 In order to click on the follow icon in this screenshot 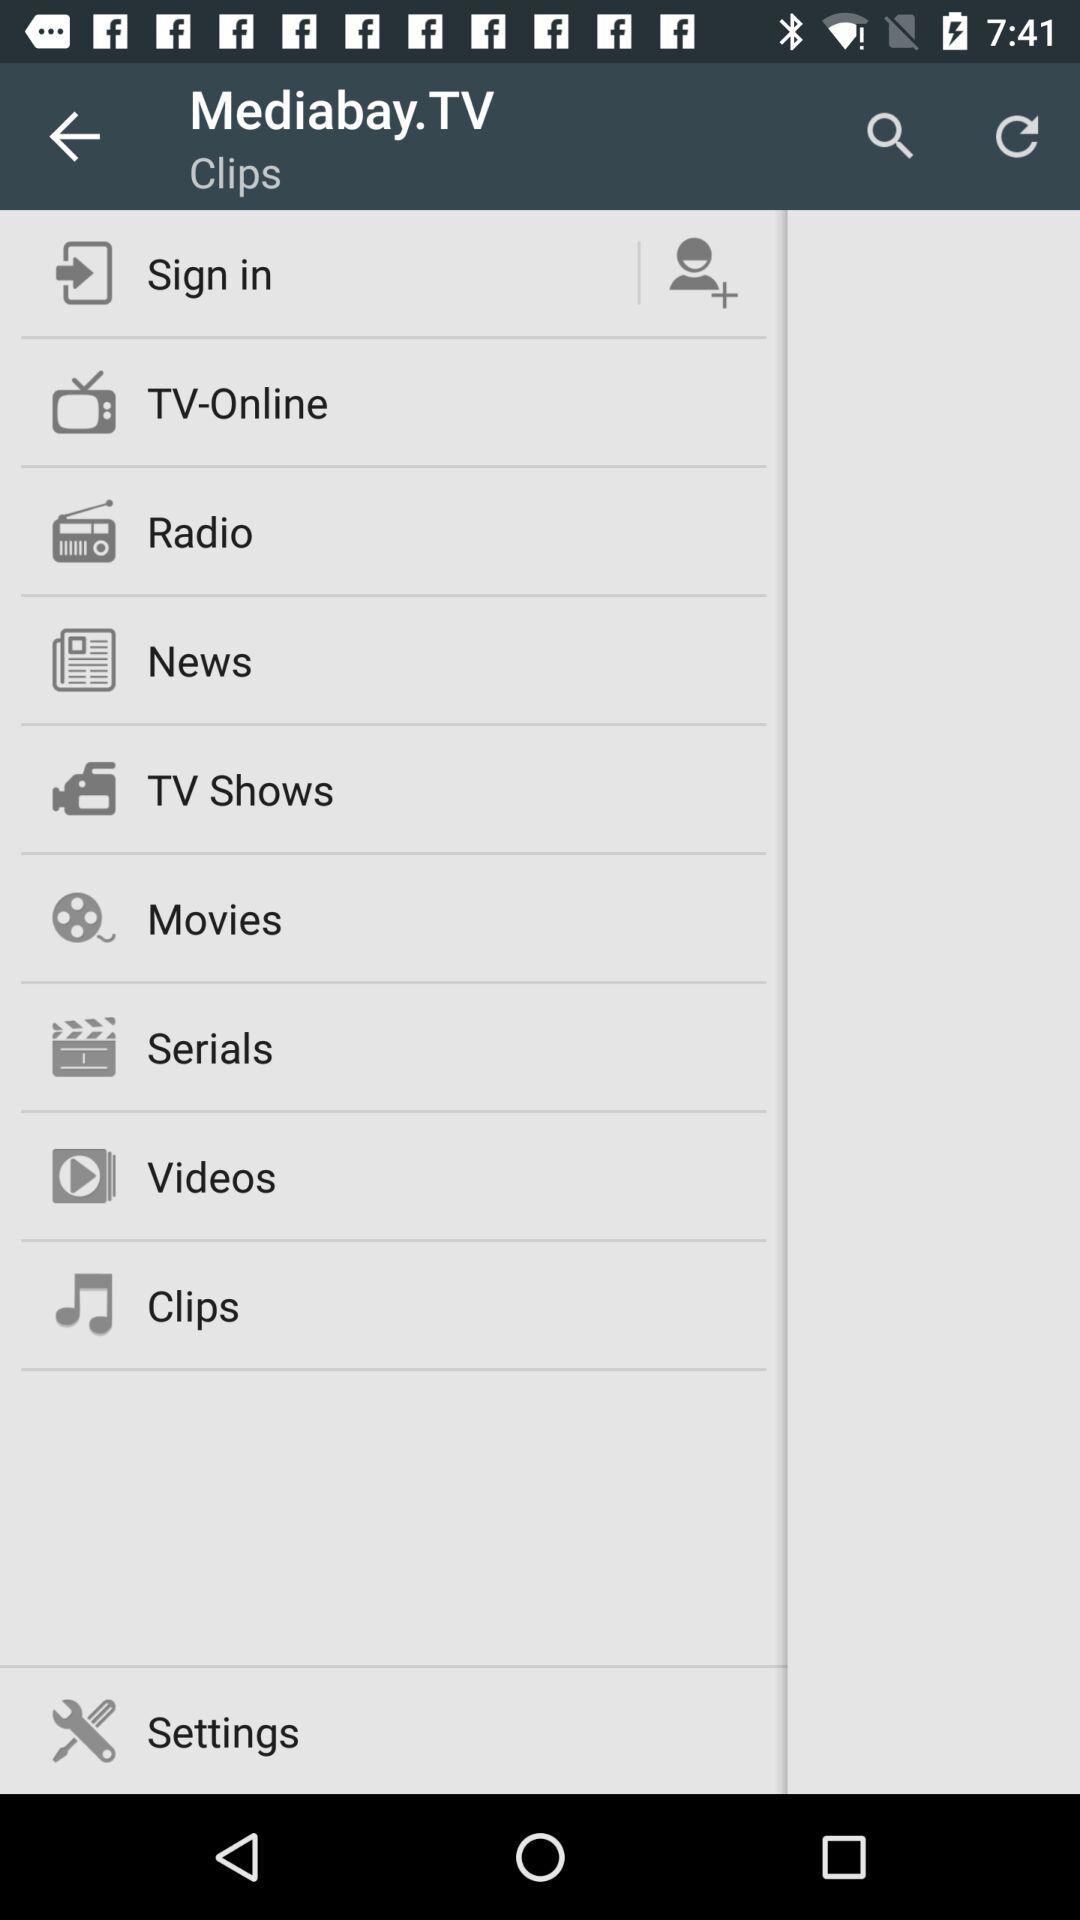, I will do `click(702, 272)`.